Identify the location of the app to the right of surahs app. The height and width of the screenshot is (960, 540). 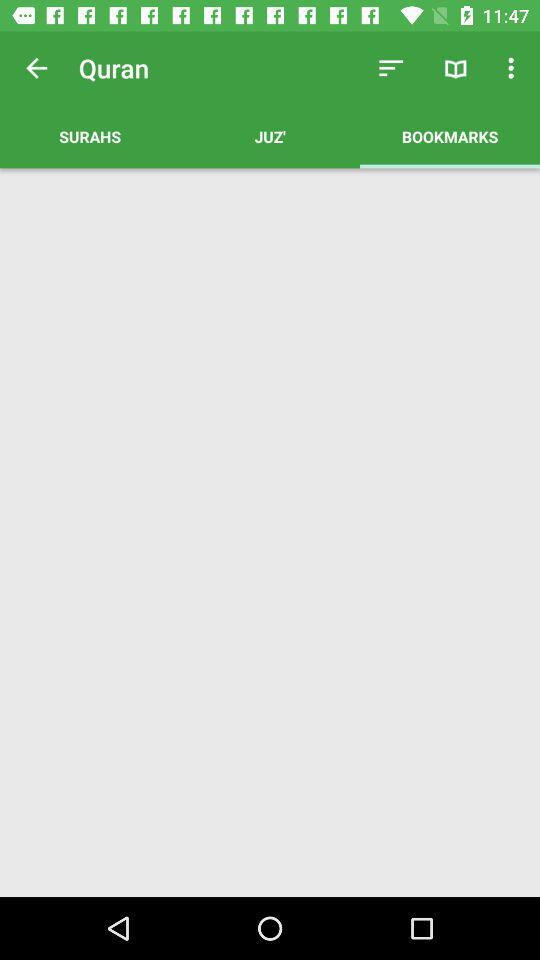
(391, 68).